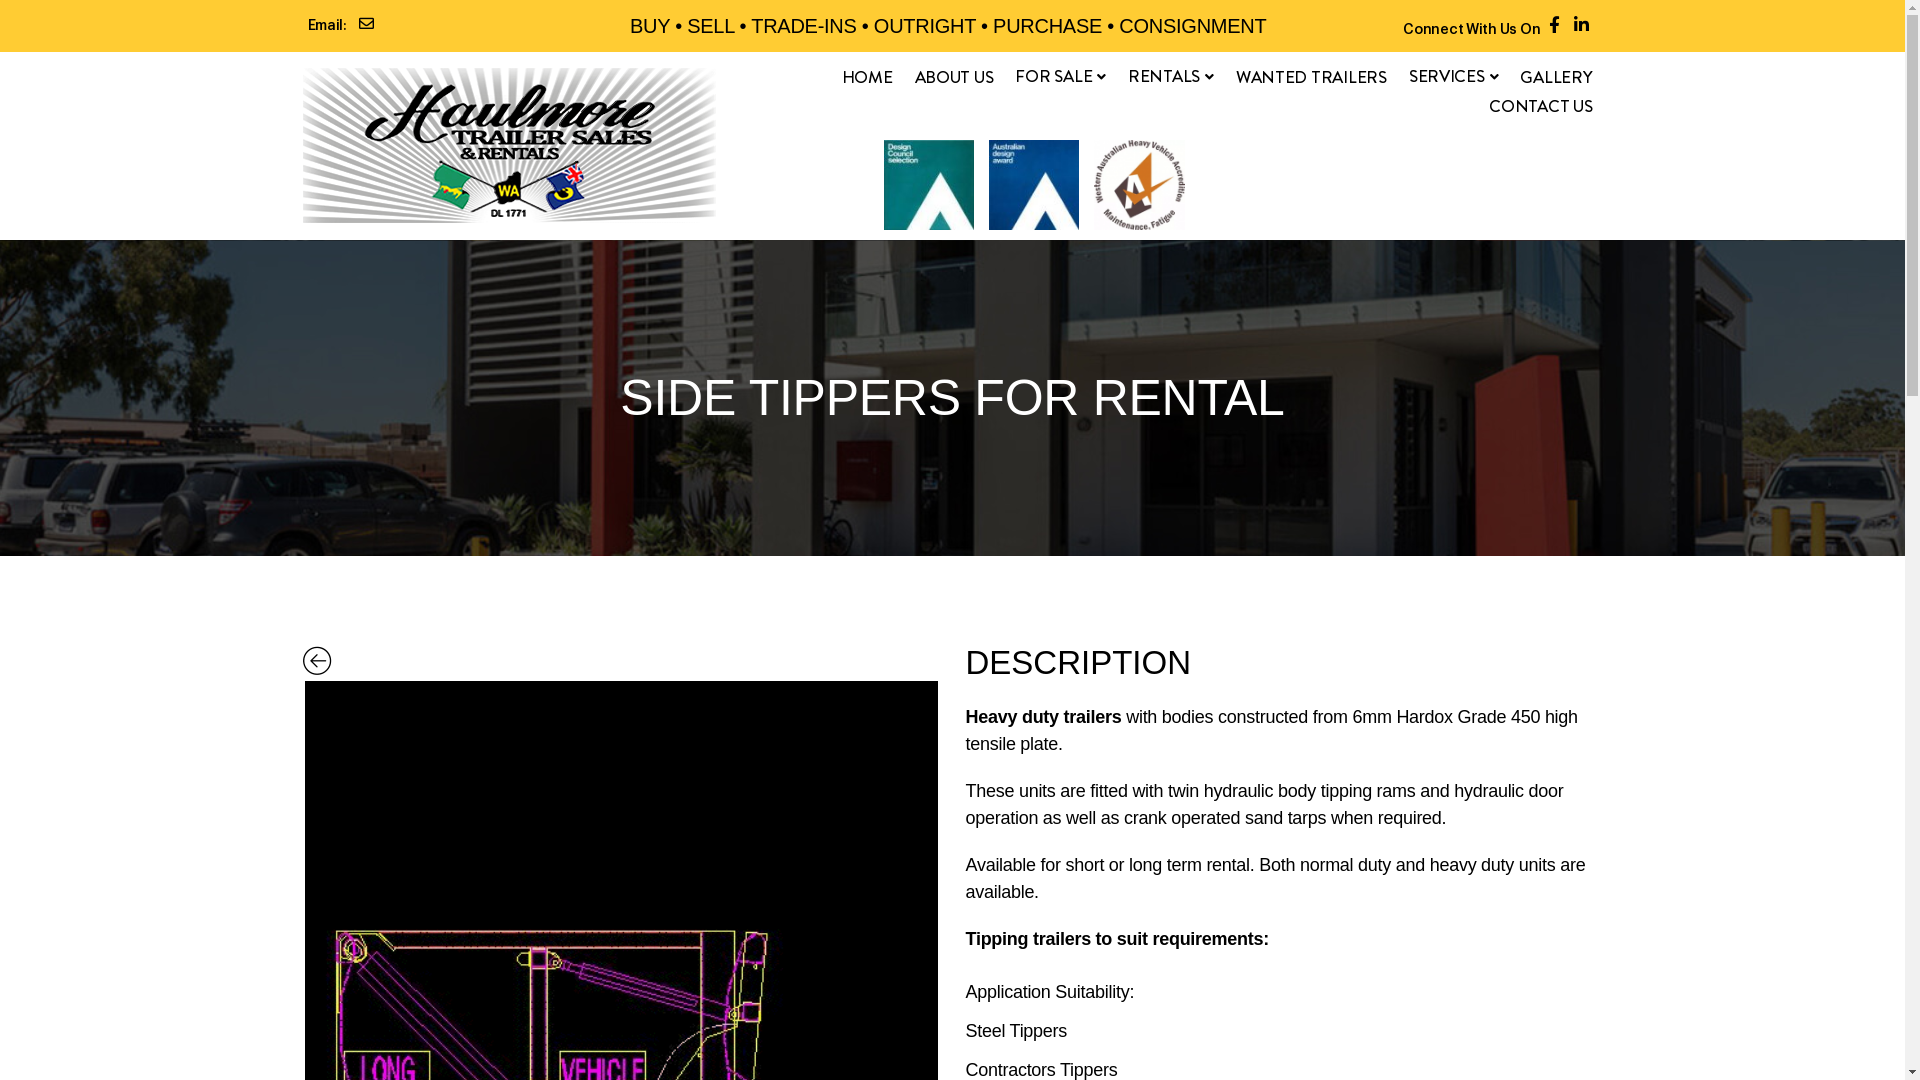  I want to click on 'CONTACT US', so click(1488, 105).